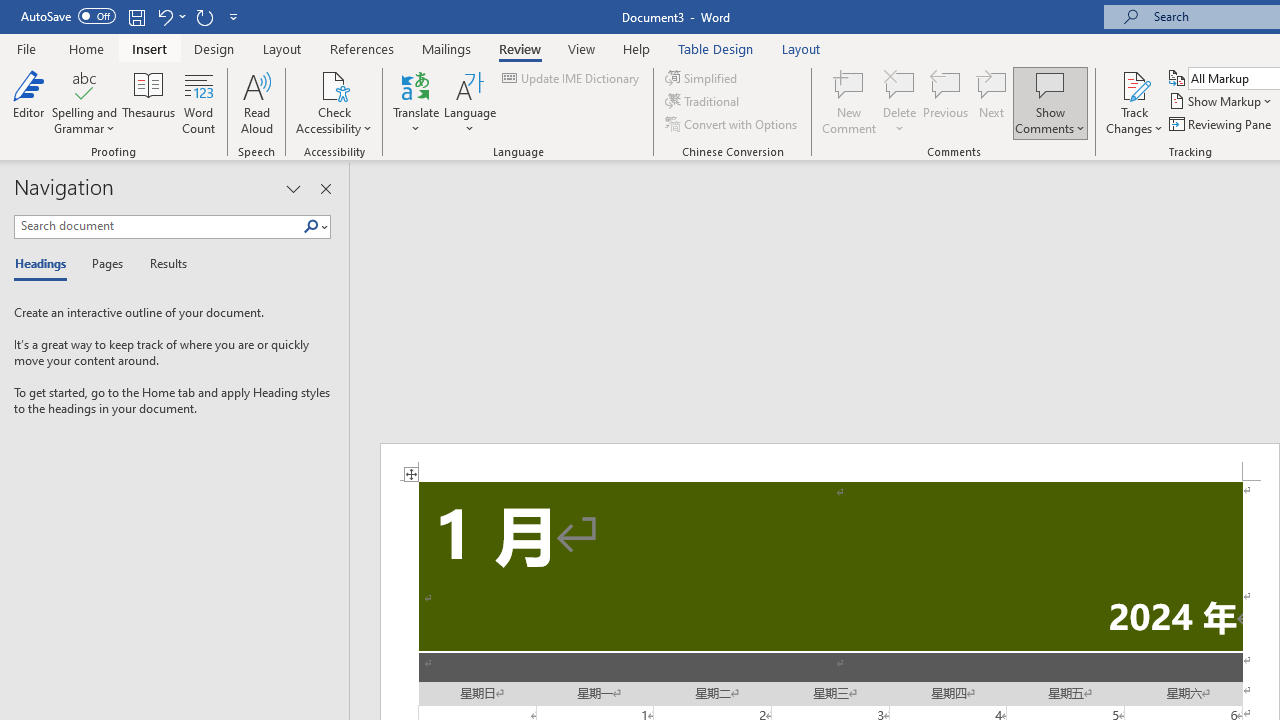 Image resolution: width=1280 pixels, height=720 pixels. Describe the element at coordinates (899, 103) in the screenshot. I see `'Delete'` at that location.